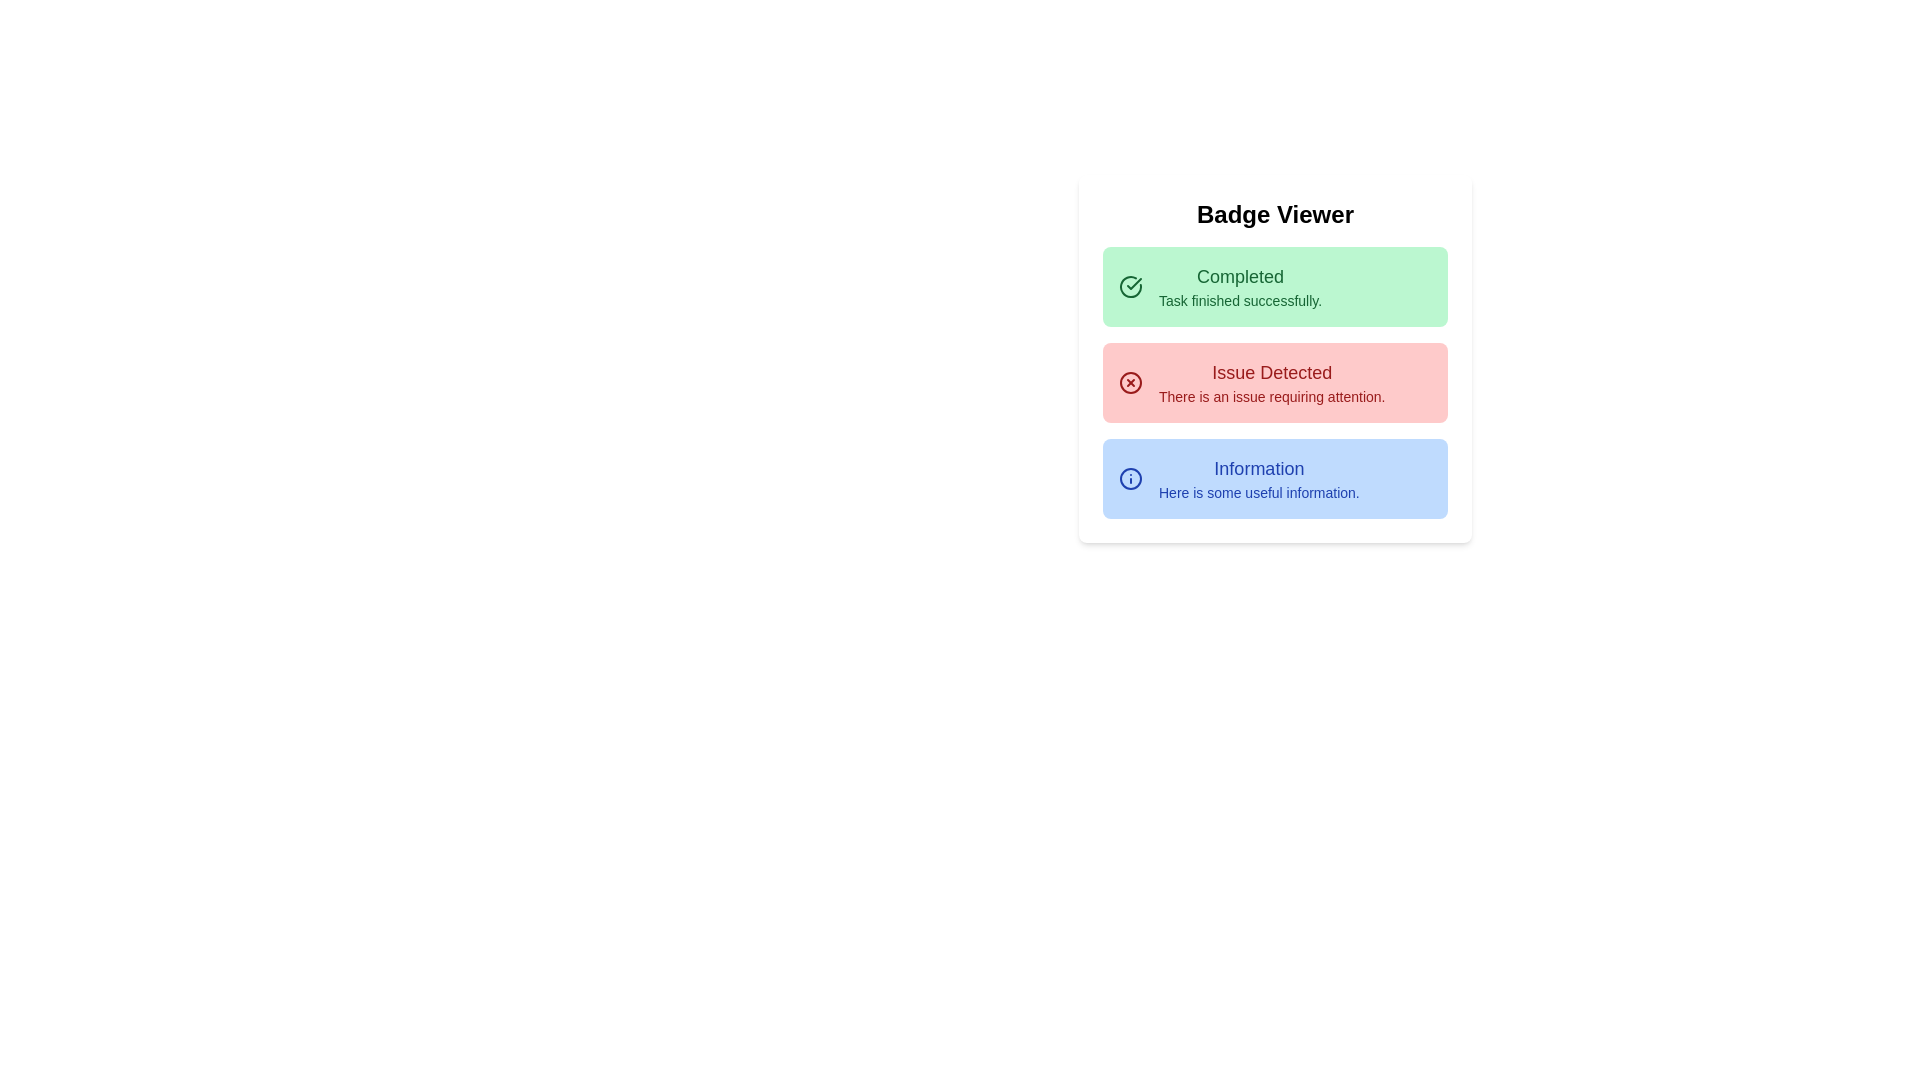 This screenshot has width=1920, height=1080. Describe the element at coordinates (1274, 286) in the screenshot. I see `the Notification widget that serves as a badge for successfully completed tasks, distinguished by its green background and icon` at that location.